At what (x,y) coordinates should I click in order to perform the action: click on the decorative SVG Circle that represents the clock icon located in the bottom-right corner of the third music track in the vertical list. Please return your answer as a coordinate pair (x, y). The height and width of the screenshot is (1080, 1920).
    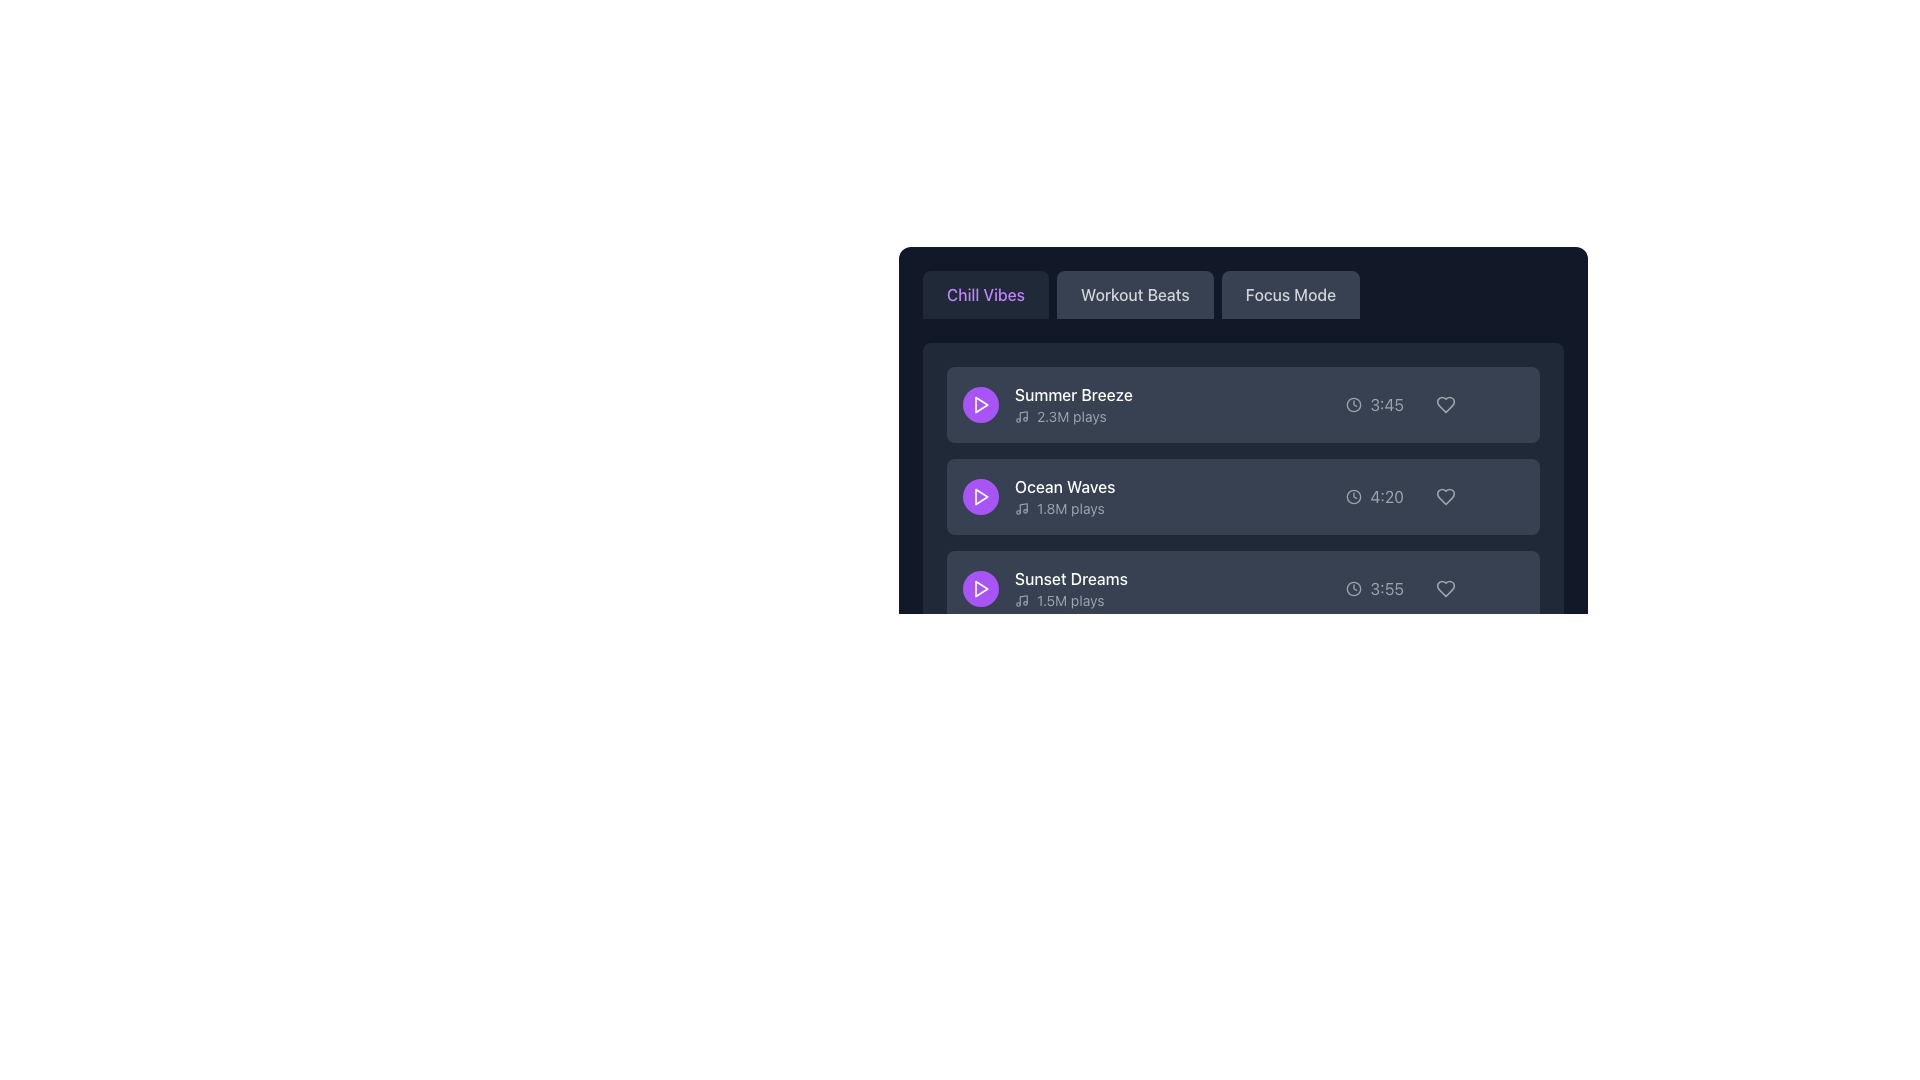
    Looking at the image, I should click on (1354, 588).